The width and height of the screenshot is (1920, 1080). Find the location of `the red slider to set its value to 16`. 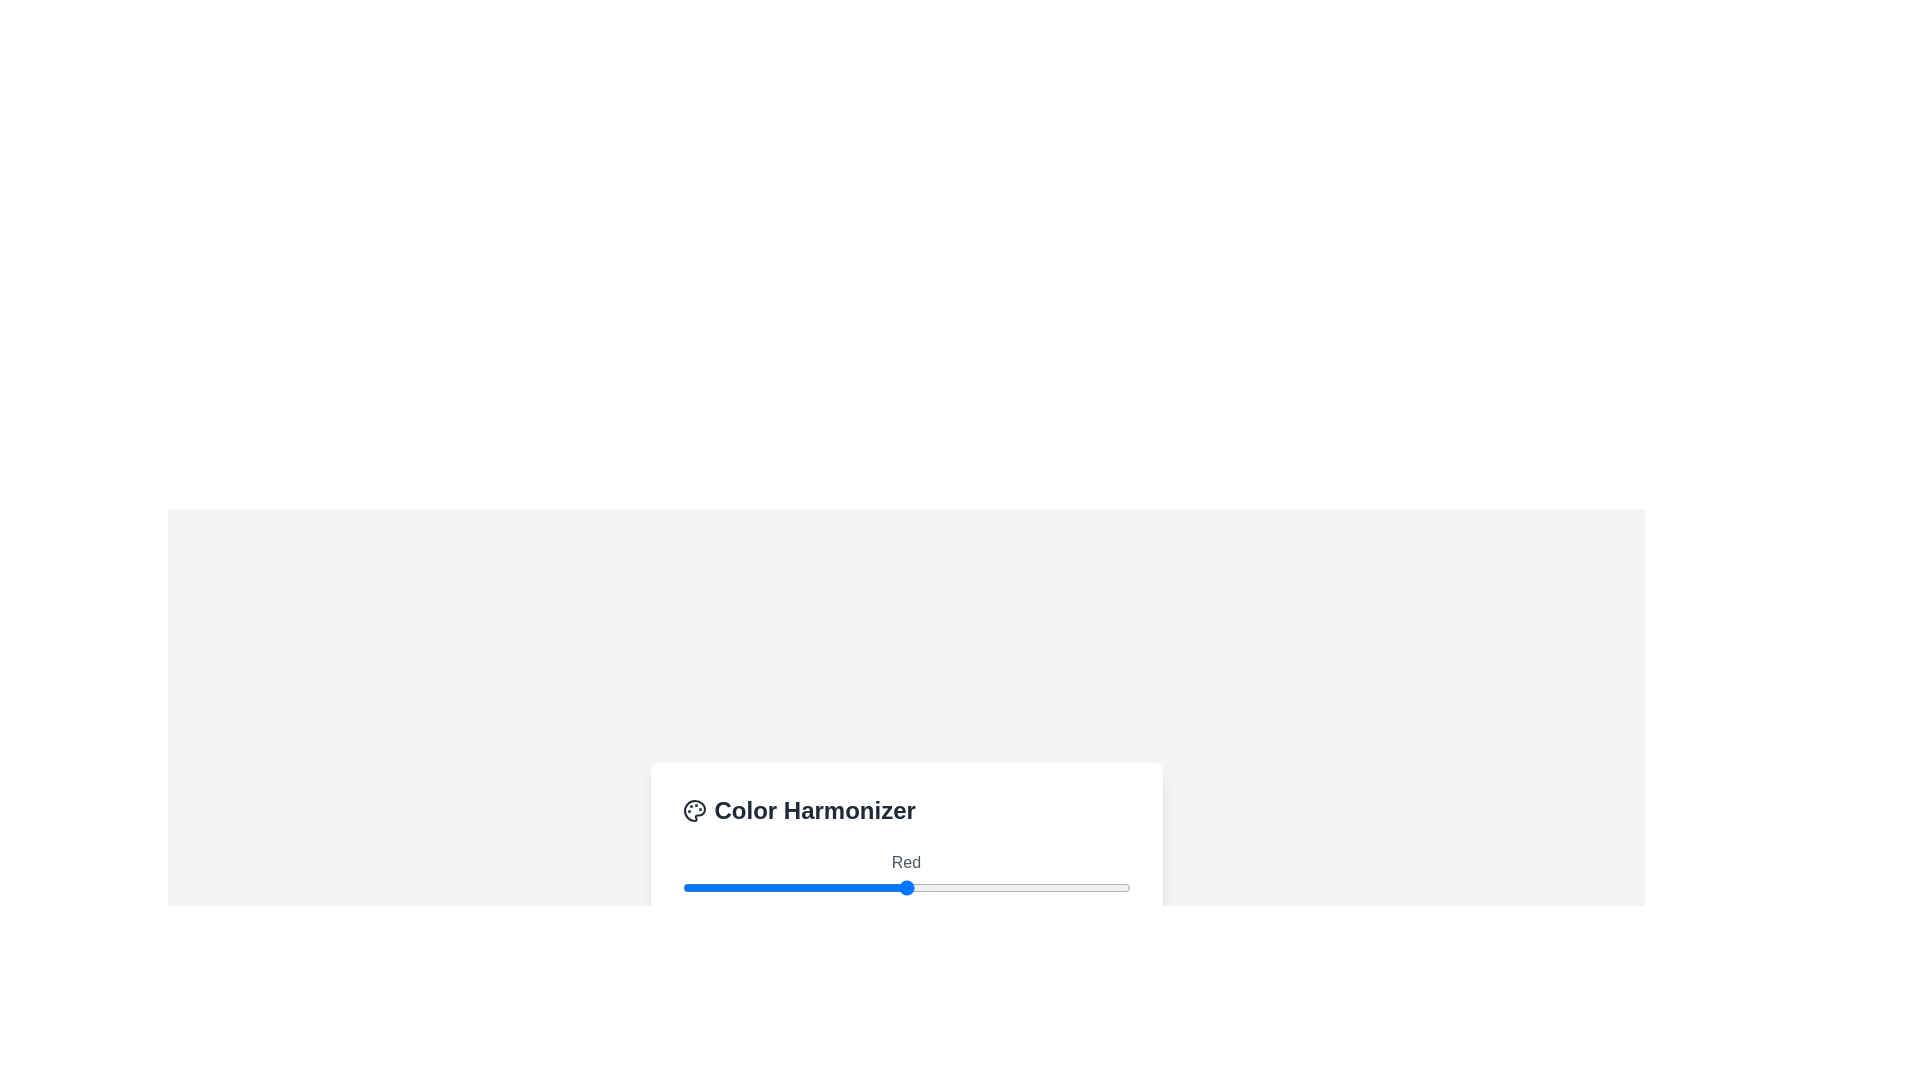

the red slider to set its value to 16 is located at coordinates (710, 886).